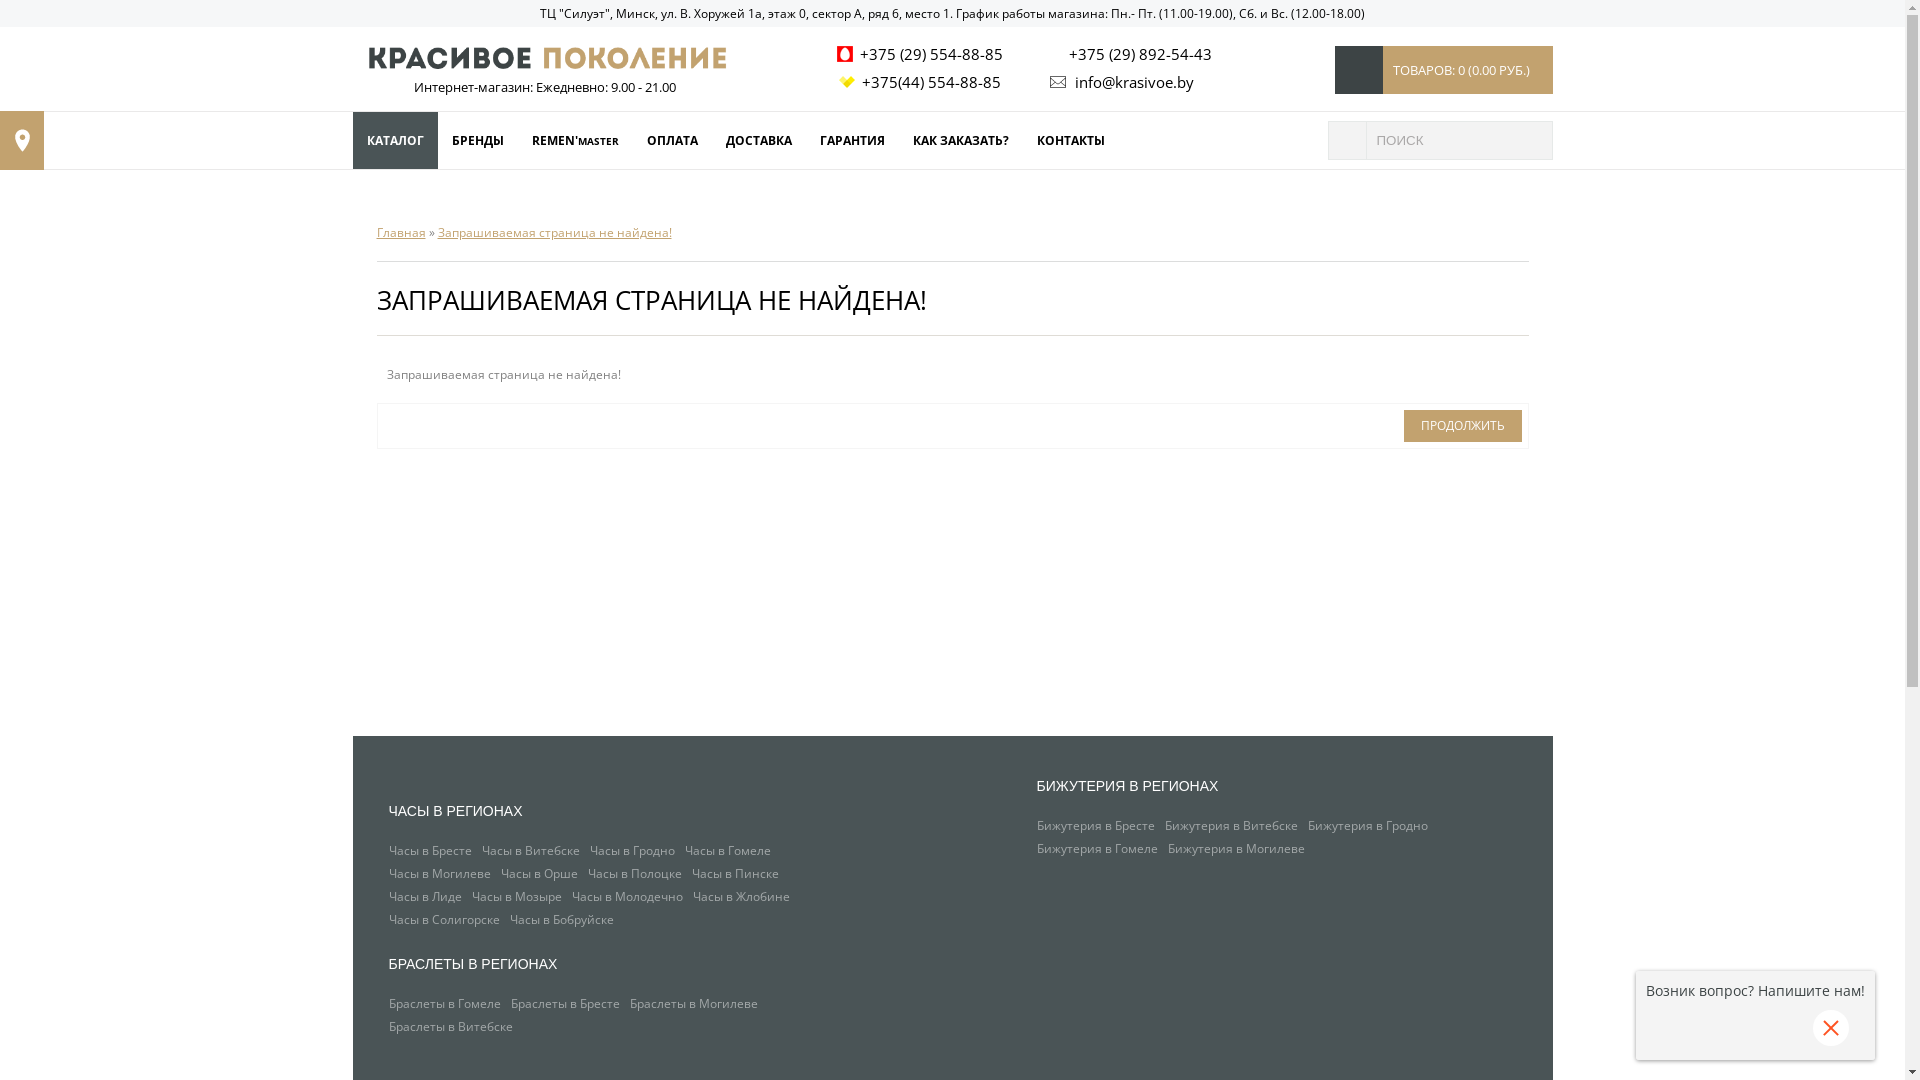 This screenshot has width=1920, height=1080. I want to click on '+375 (29) 892-54-43', so click(1128, 53).